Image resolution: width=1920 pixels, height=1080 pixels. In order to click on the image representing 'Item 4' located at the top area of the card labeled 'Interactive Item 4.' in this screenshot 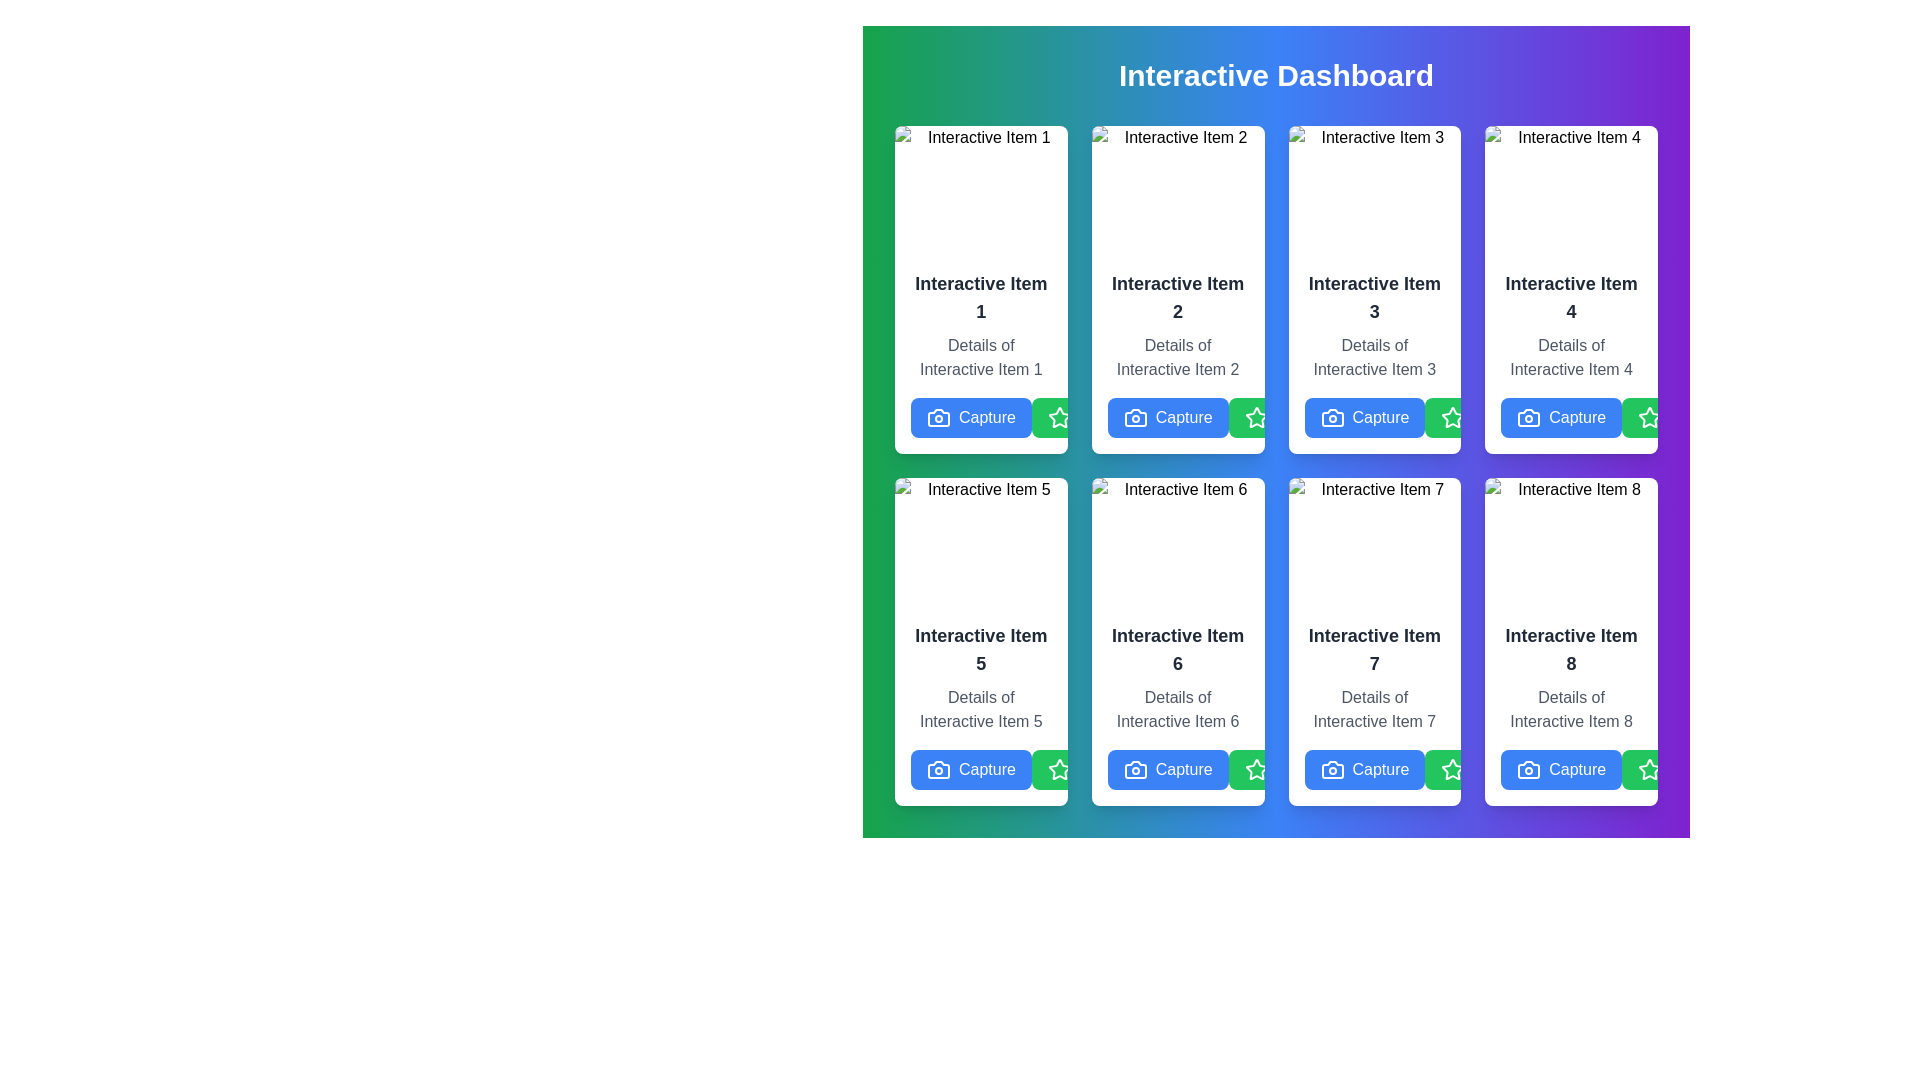, I will do `click(1570, 189)`.